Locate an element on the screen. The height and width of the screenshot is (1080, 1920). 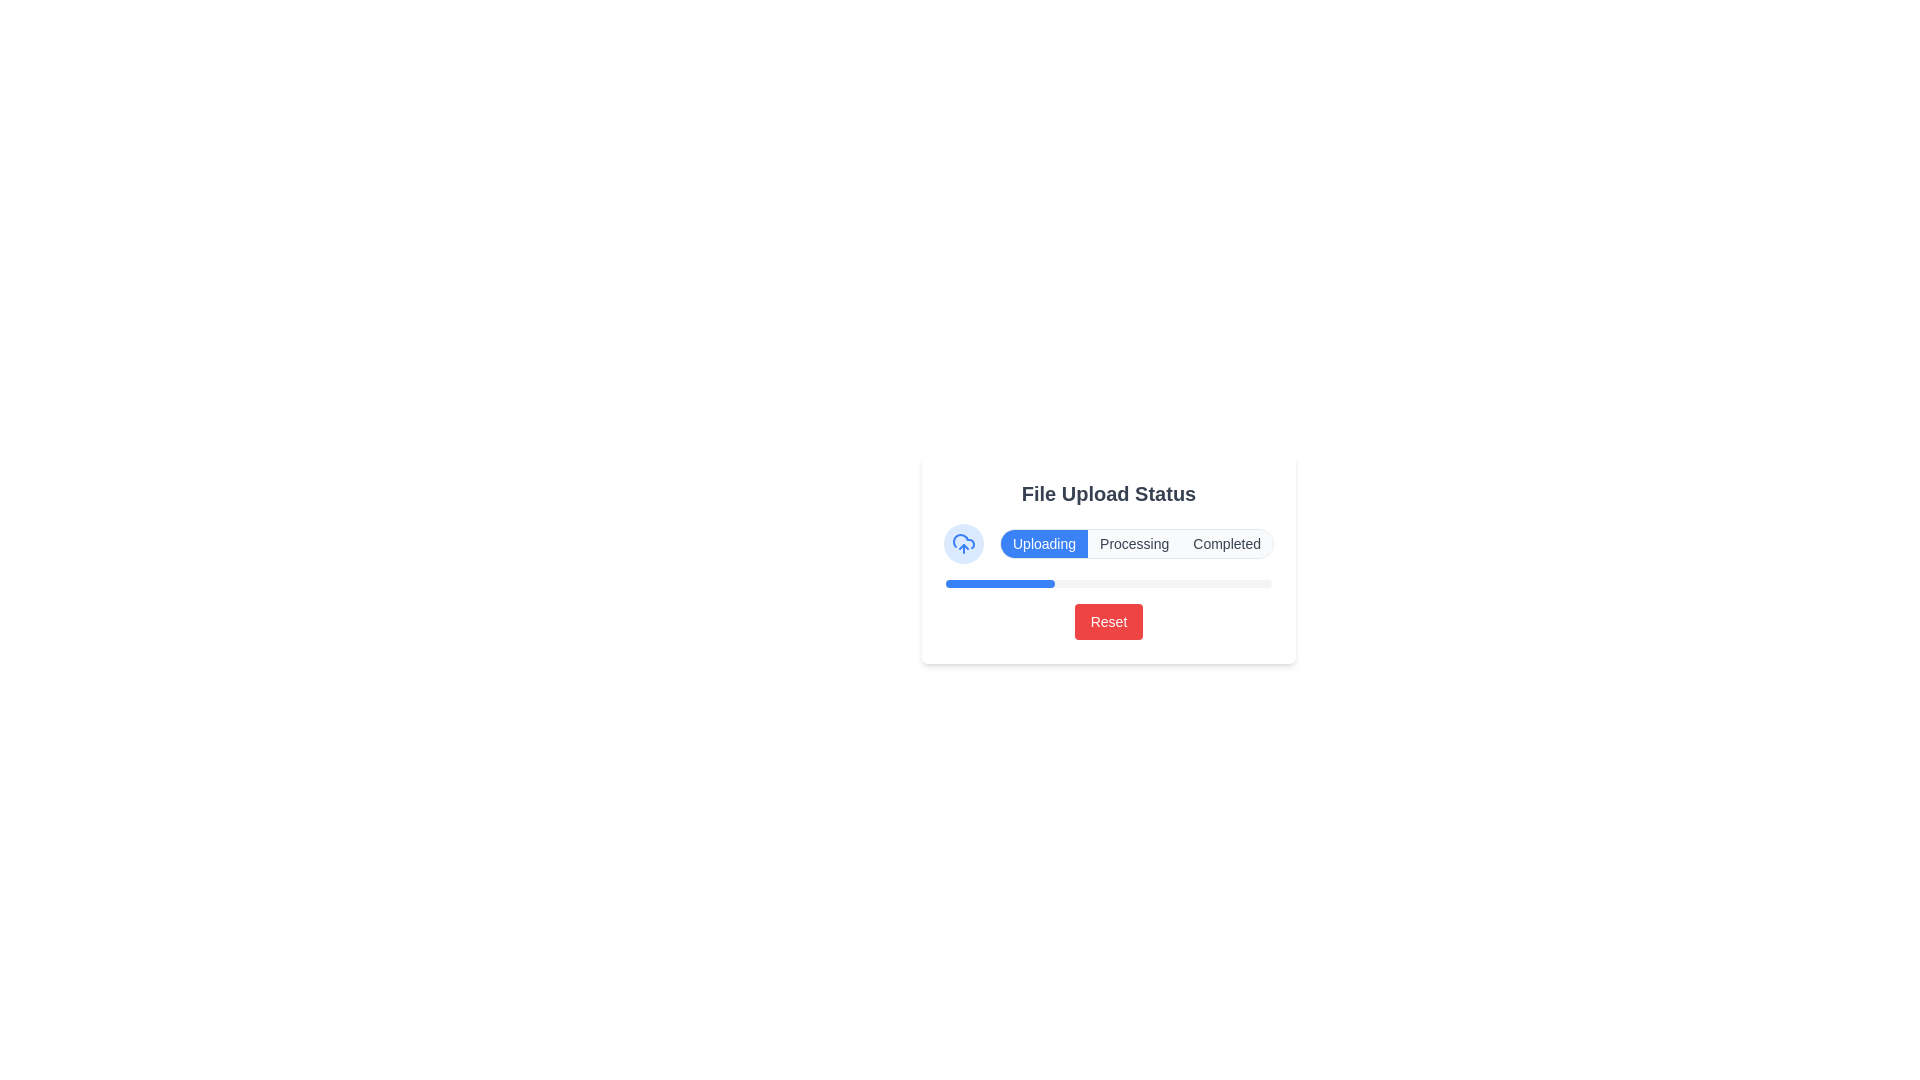
the interactive button component in the 'File Upload Status' section to switch the status of the file upload process is located at coordinates (1107, 543).